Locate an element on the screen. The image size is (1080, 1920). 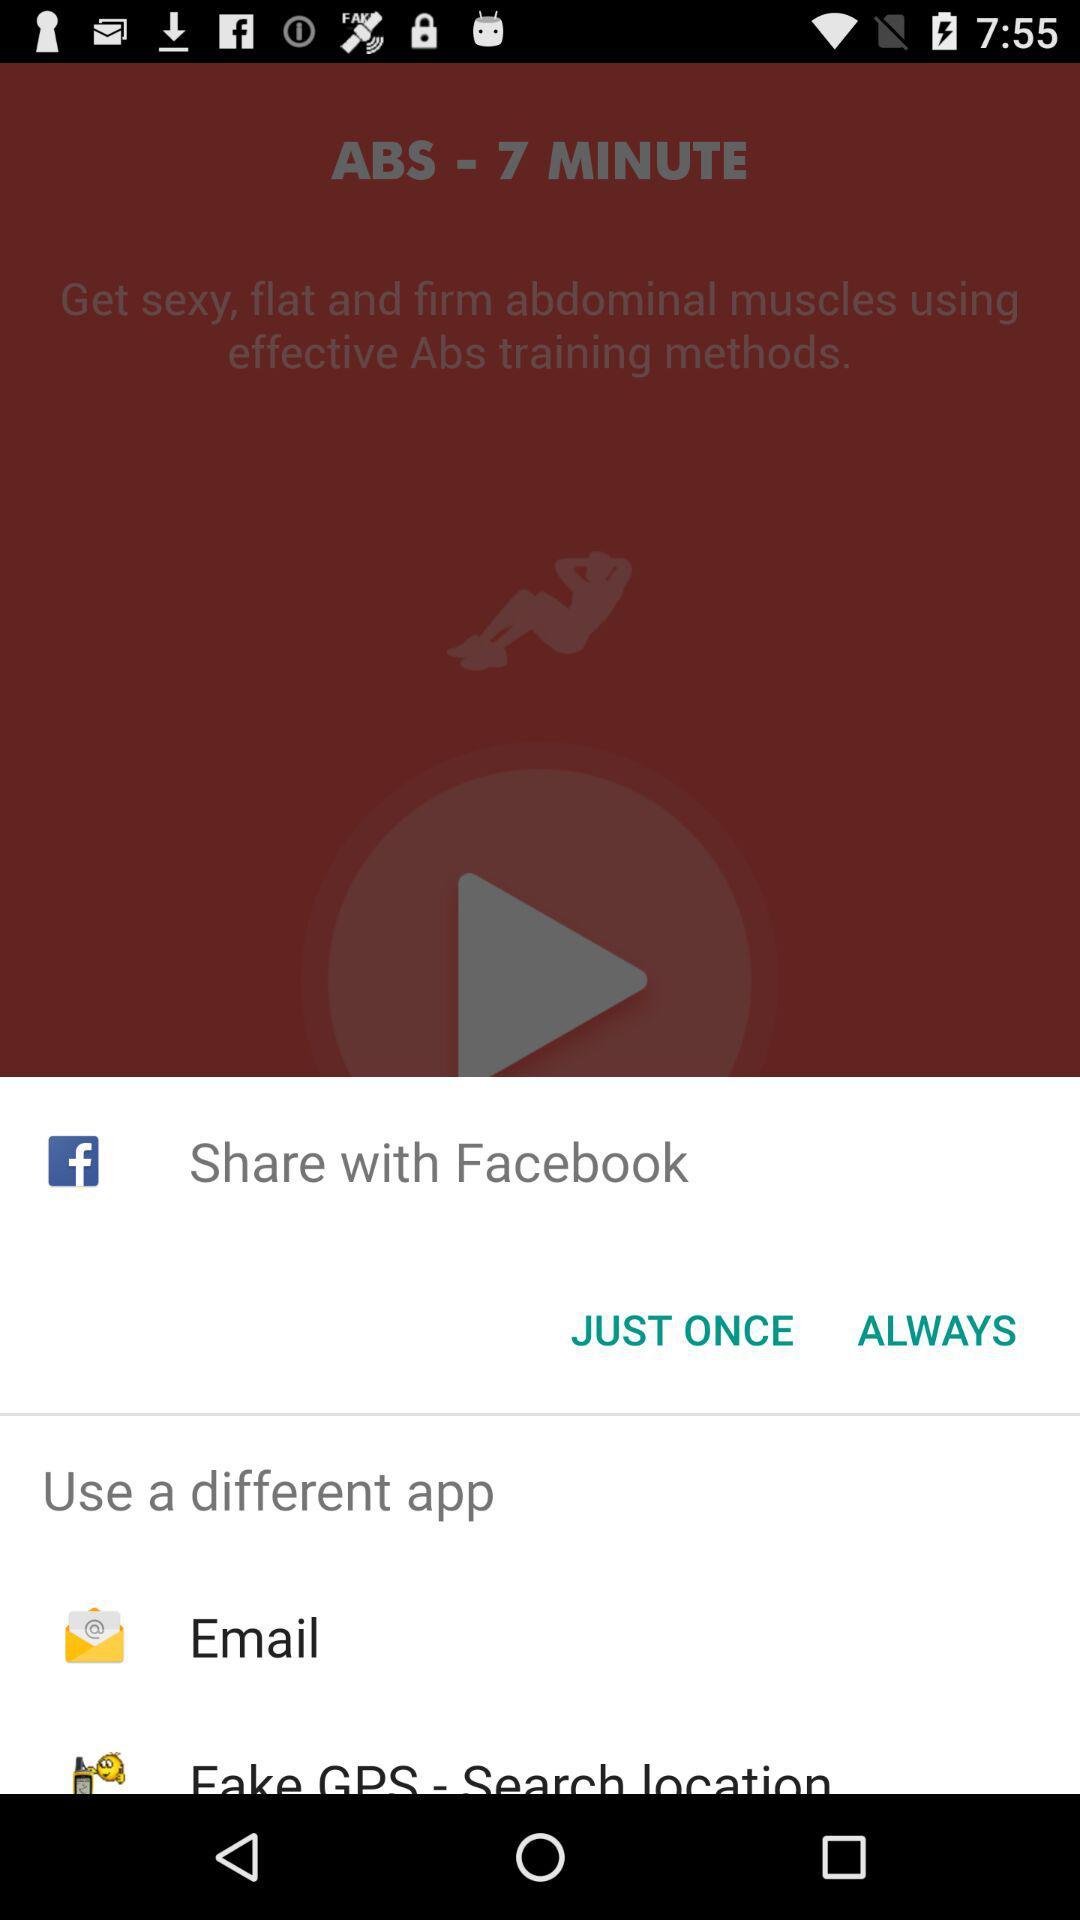
the always item is located at coordinates (937, 1329).